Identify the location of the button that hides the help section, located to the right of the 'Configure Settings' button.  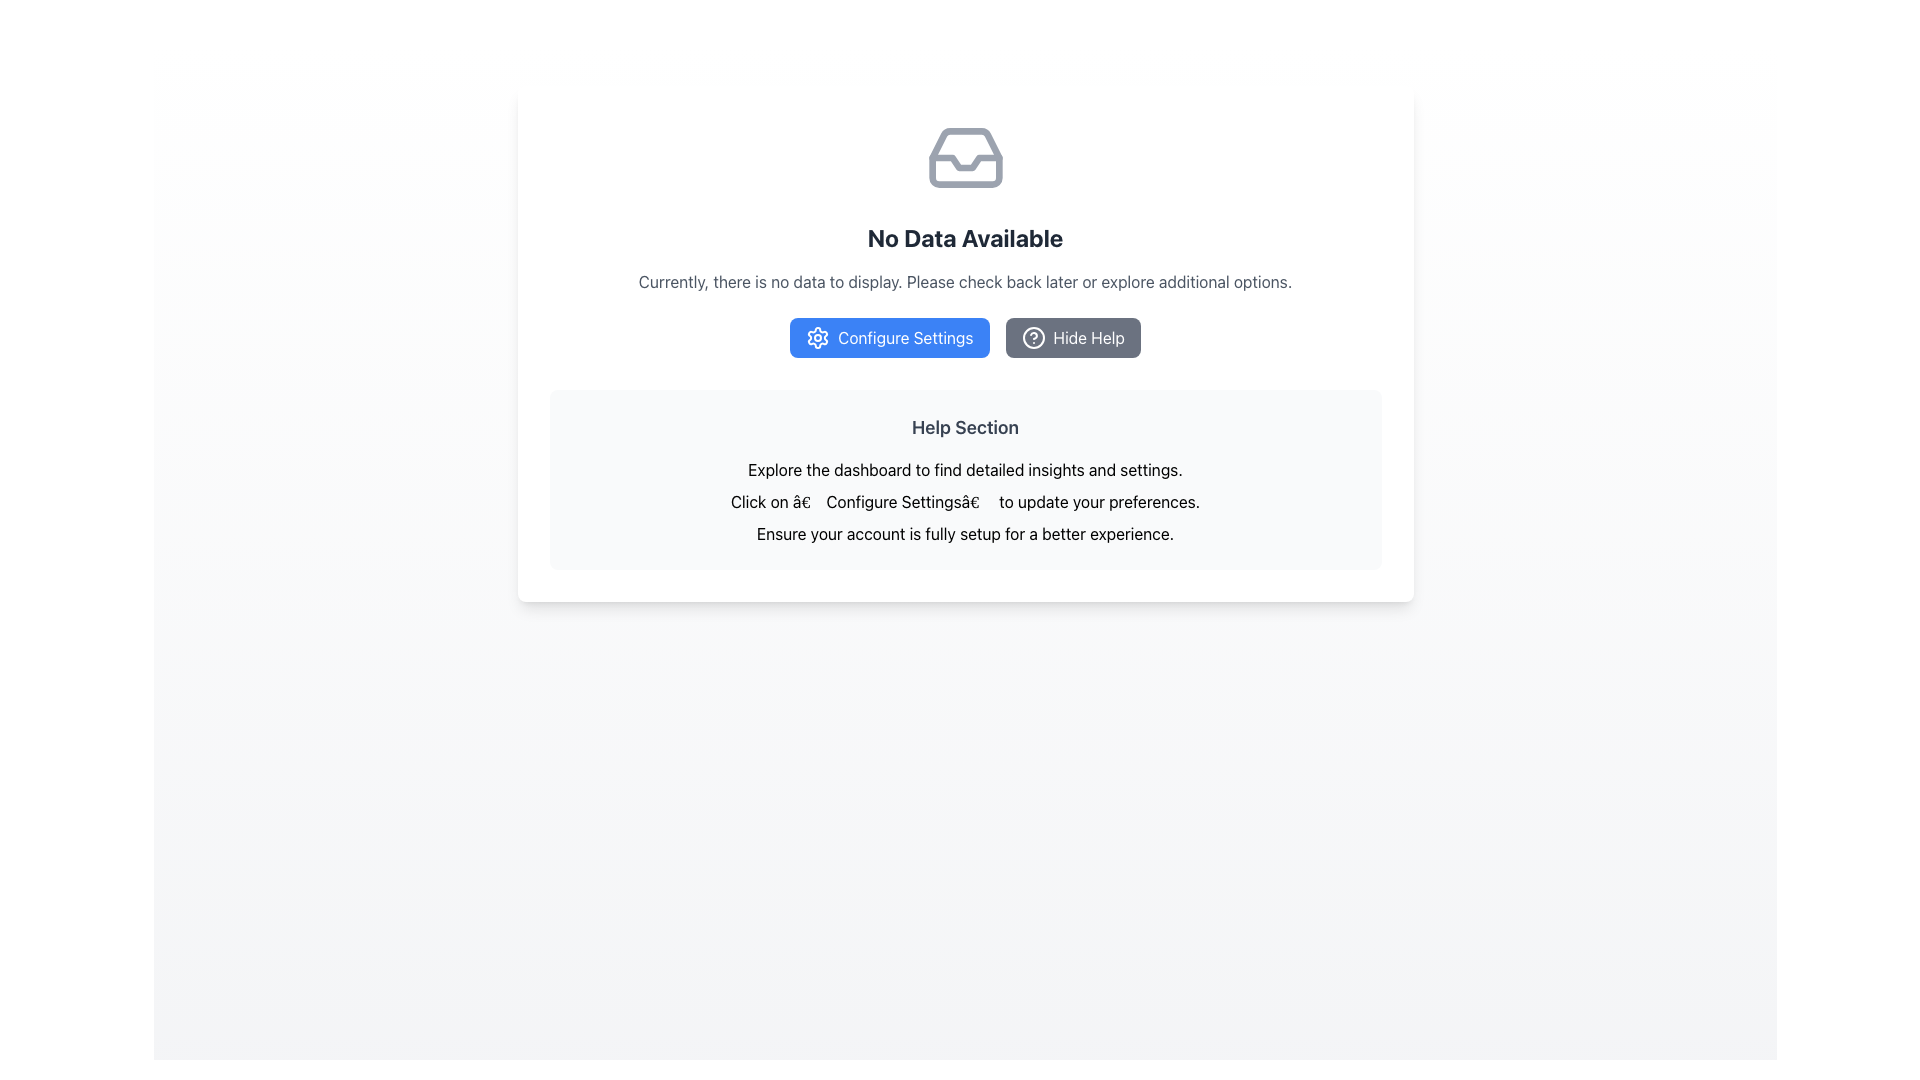
(1072, 337).